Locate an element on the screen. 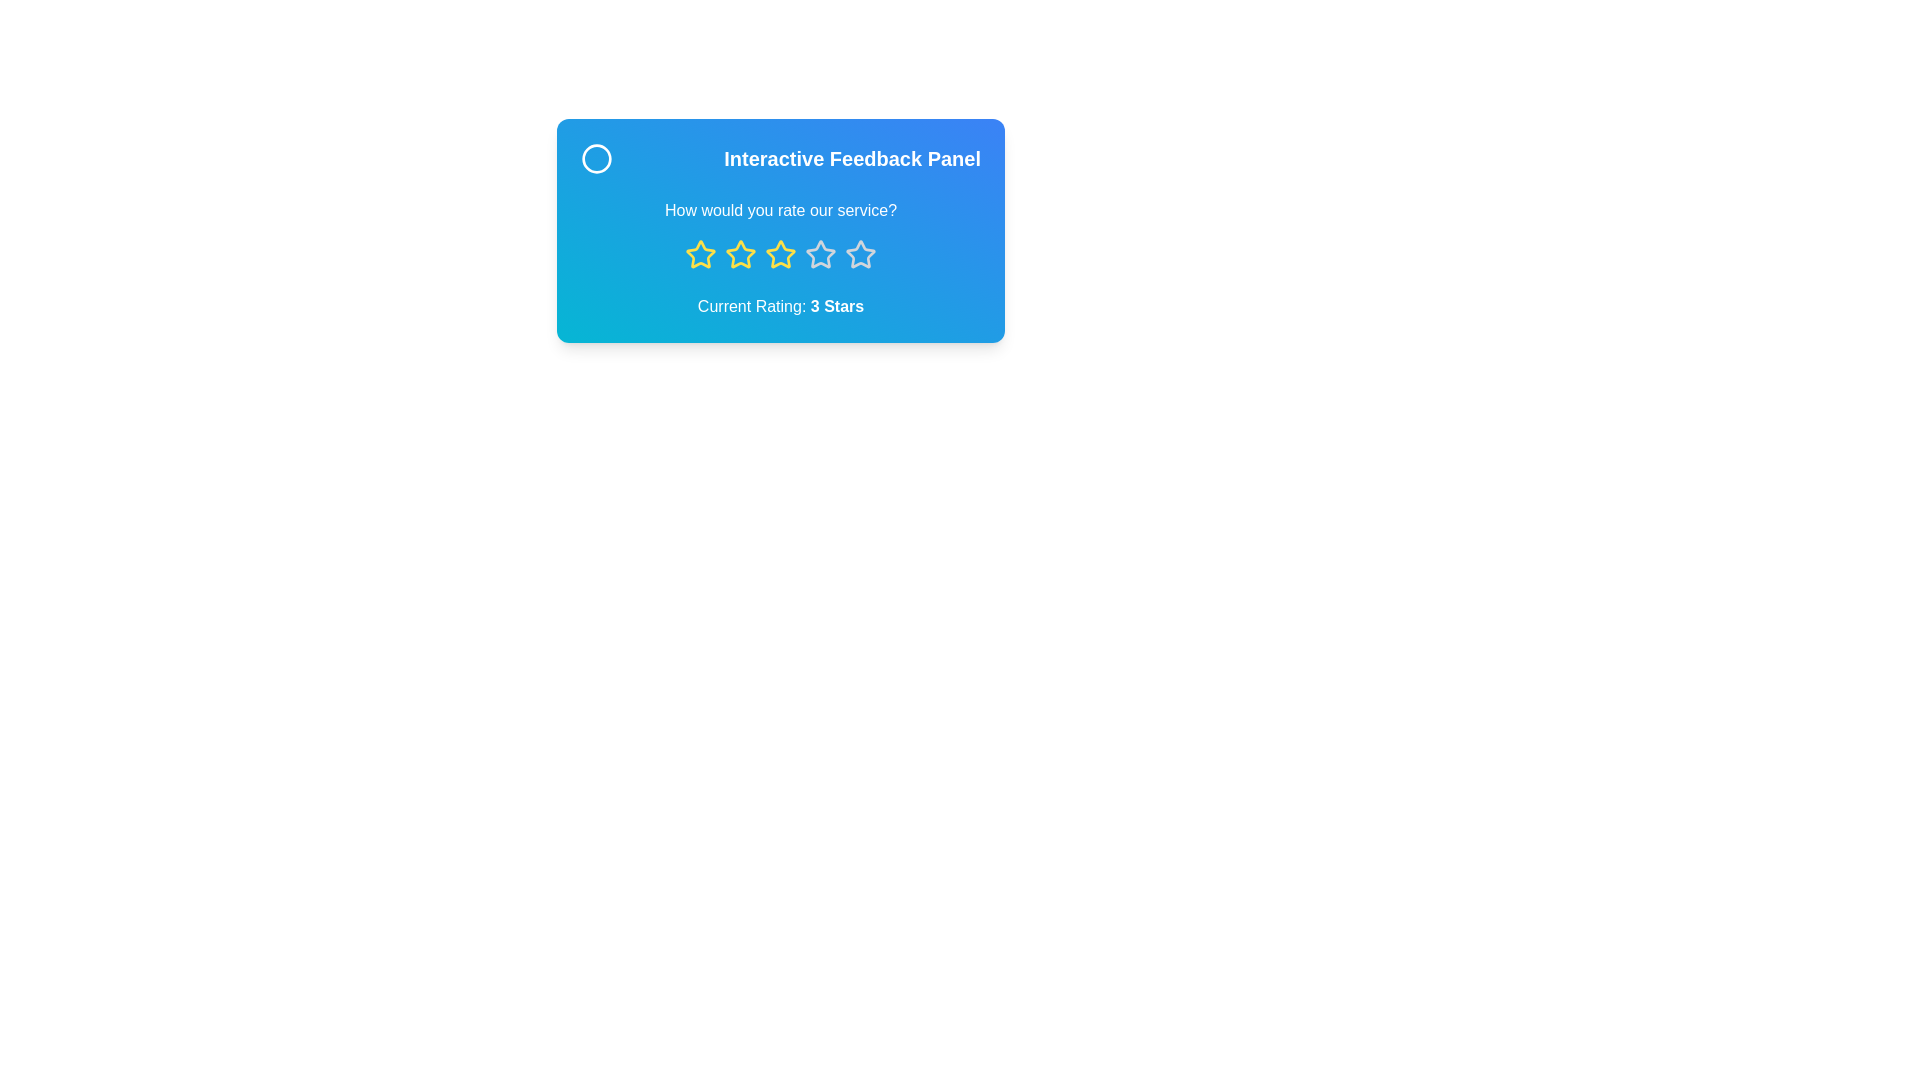  the text label displaying 'Current Rating: 3 Stars' located at the bottom center of the 'Interactive Feedback Panel' card is located at coordinates (780, 307).